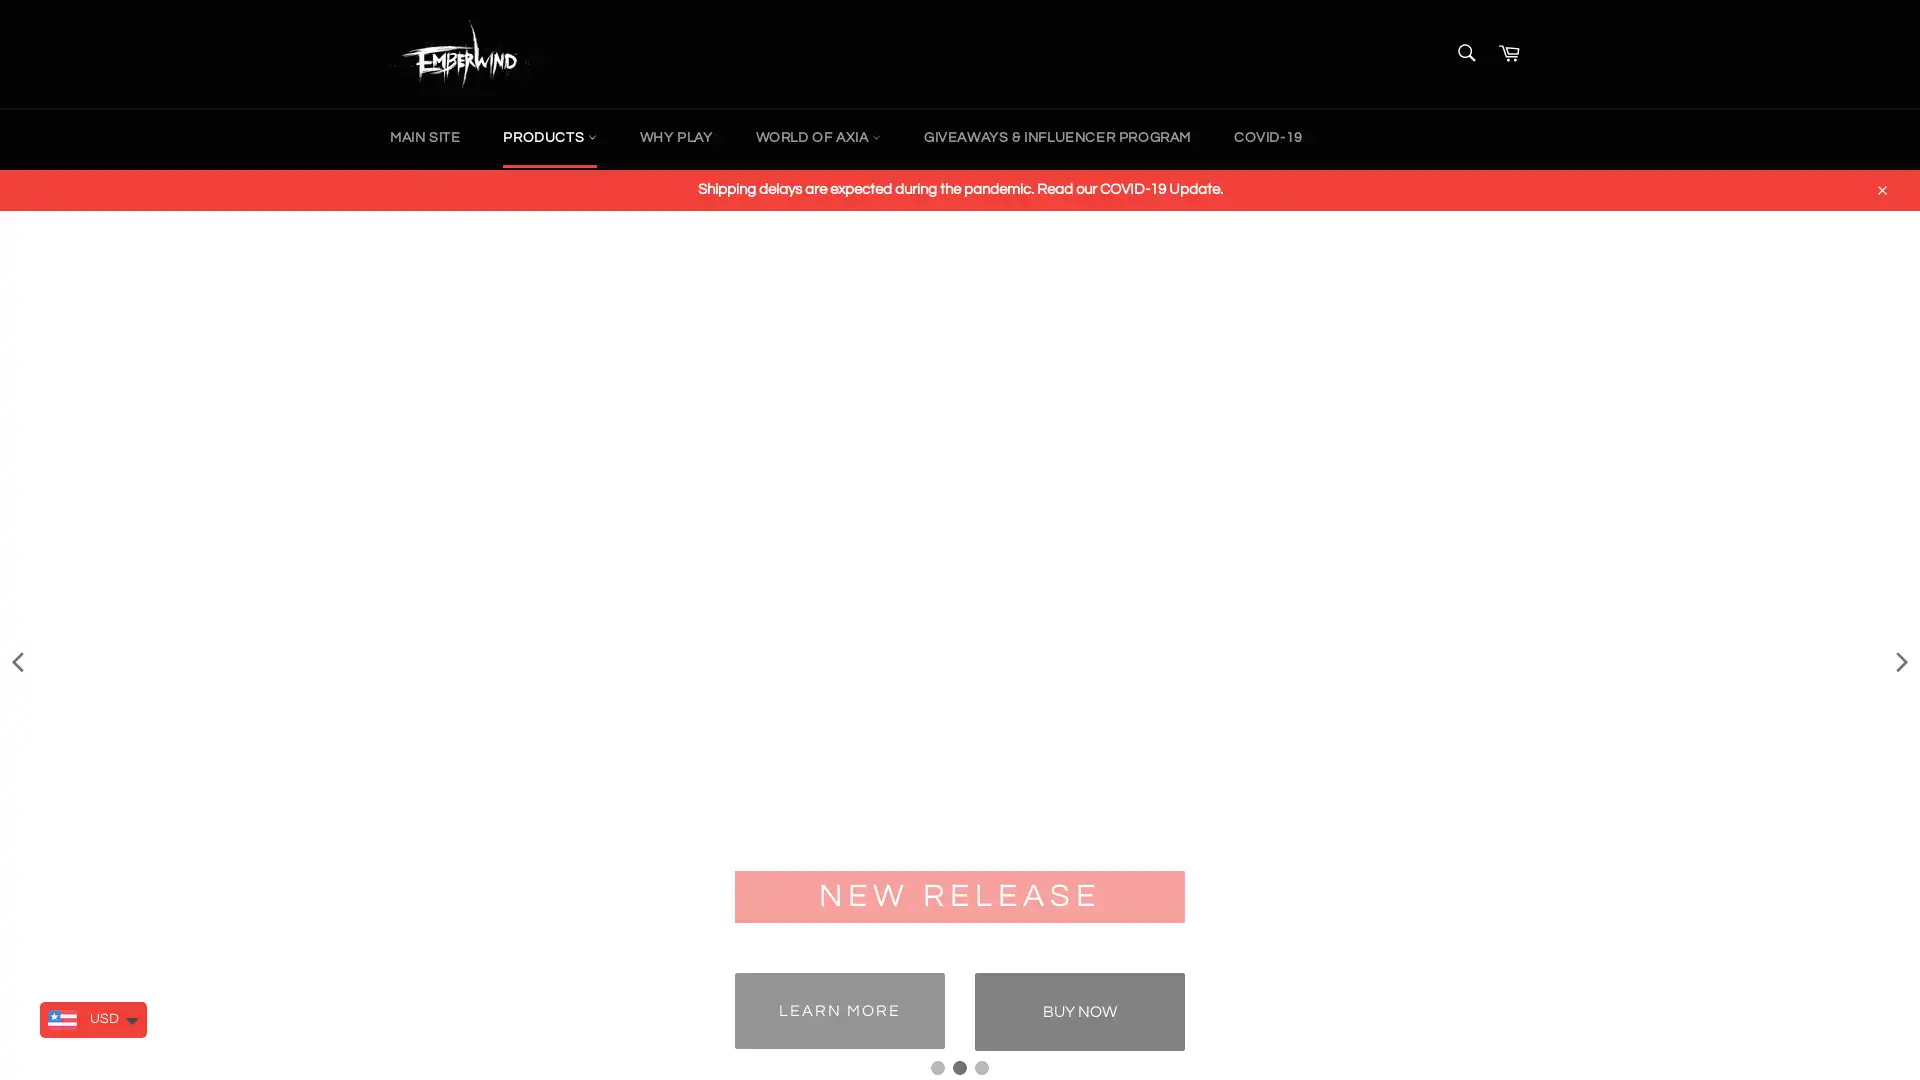  I want to click on Close, so click(1880, 186).